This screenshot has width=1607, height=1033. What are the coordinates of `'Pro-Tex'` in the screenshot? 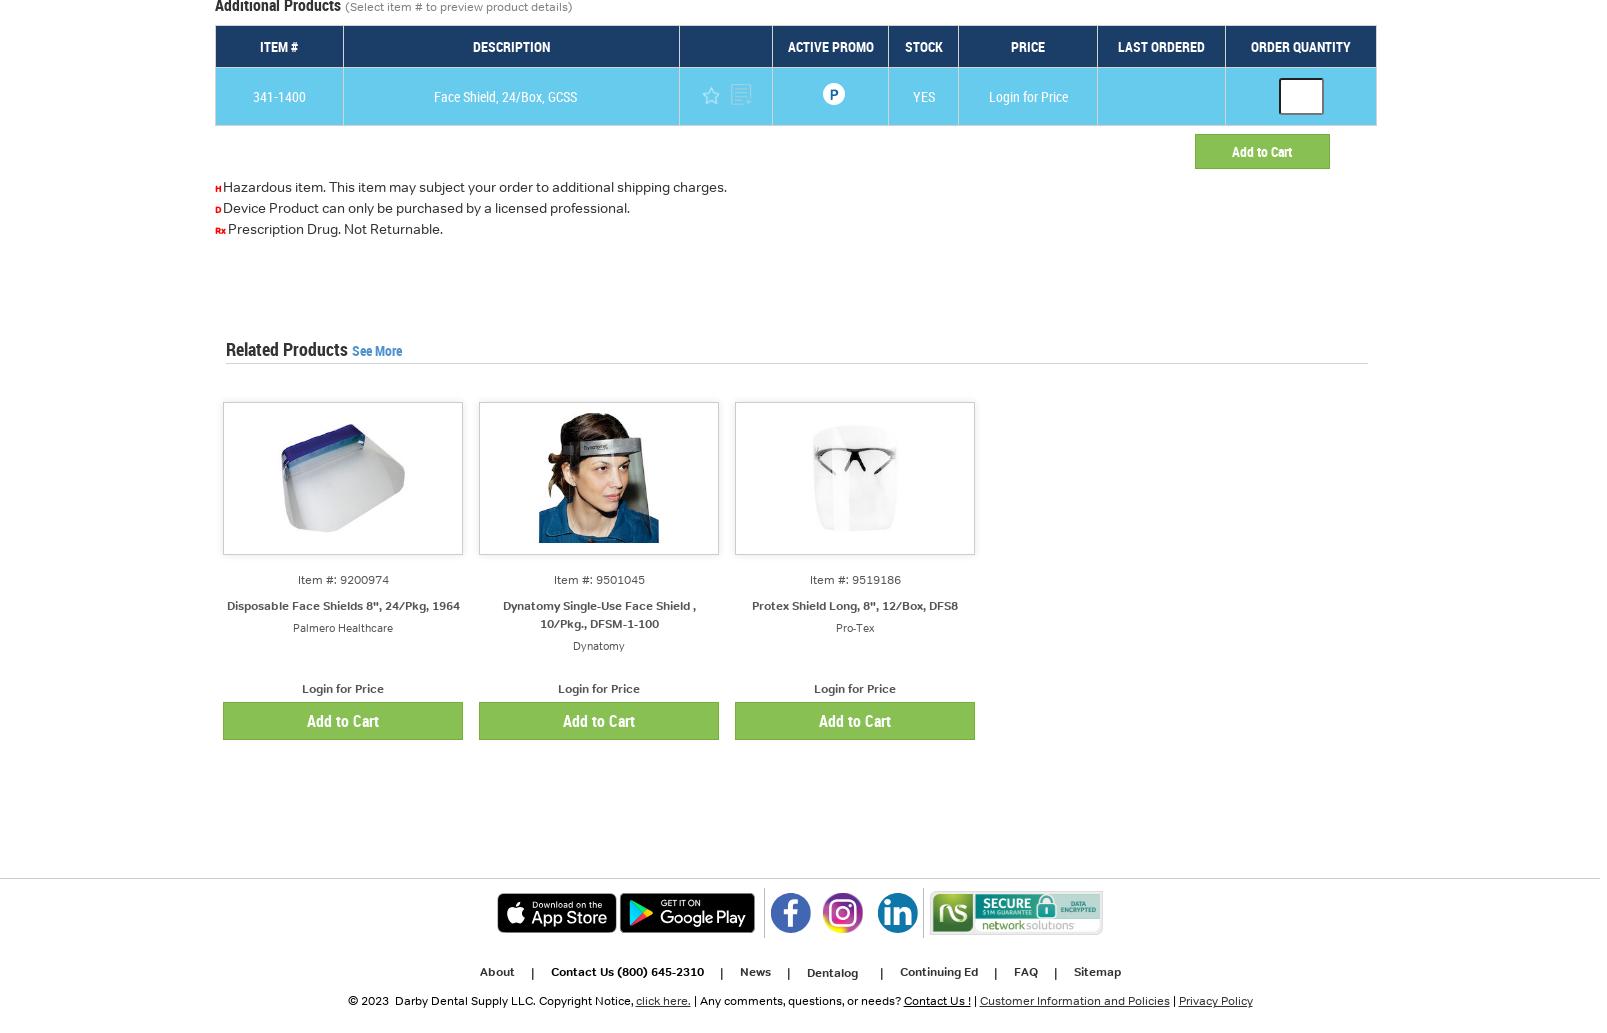 It's located at (854, 626).